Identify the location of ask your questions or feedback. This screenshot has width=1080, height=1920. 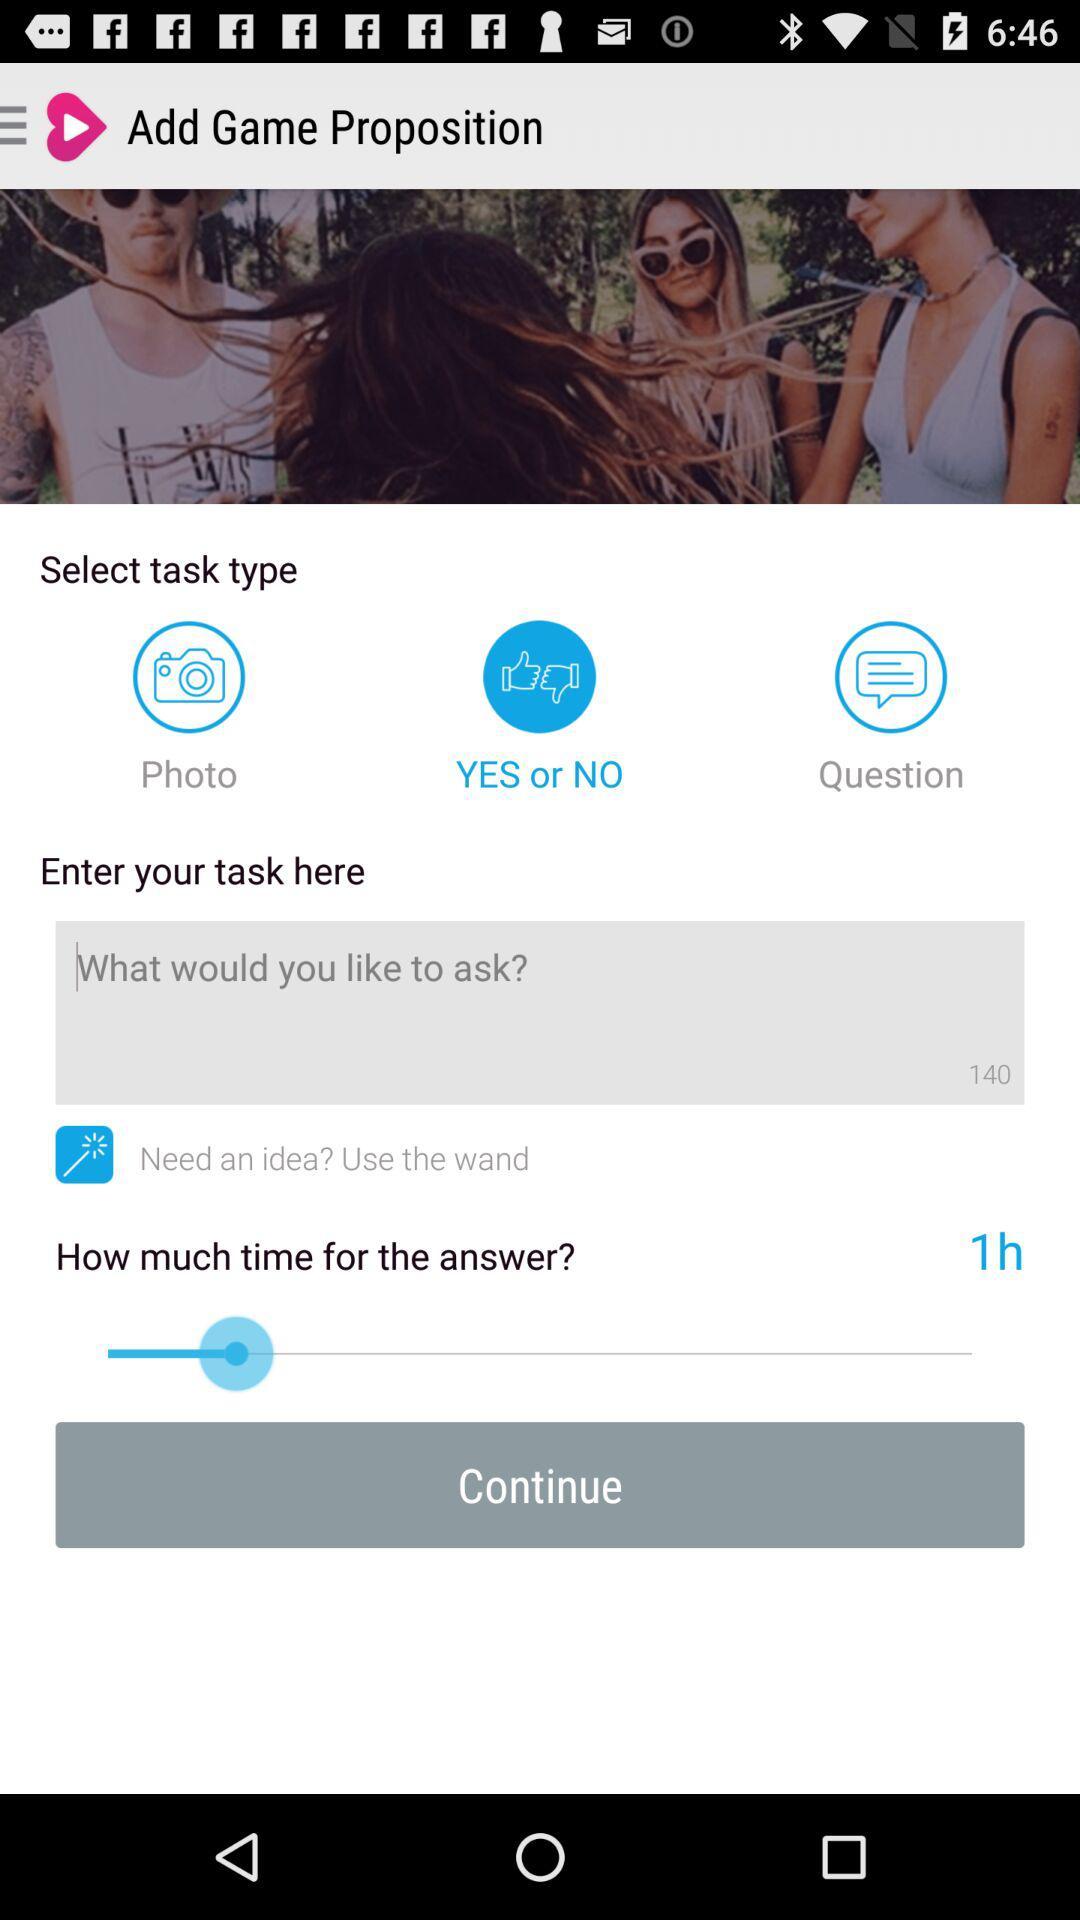
(540, 1012).